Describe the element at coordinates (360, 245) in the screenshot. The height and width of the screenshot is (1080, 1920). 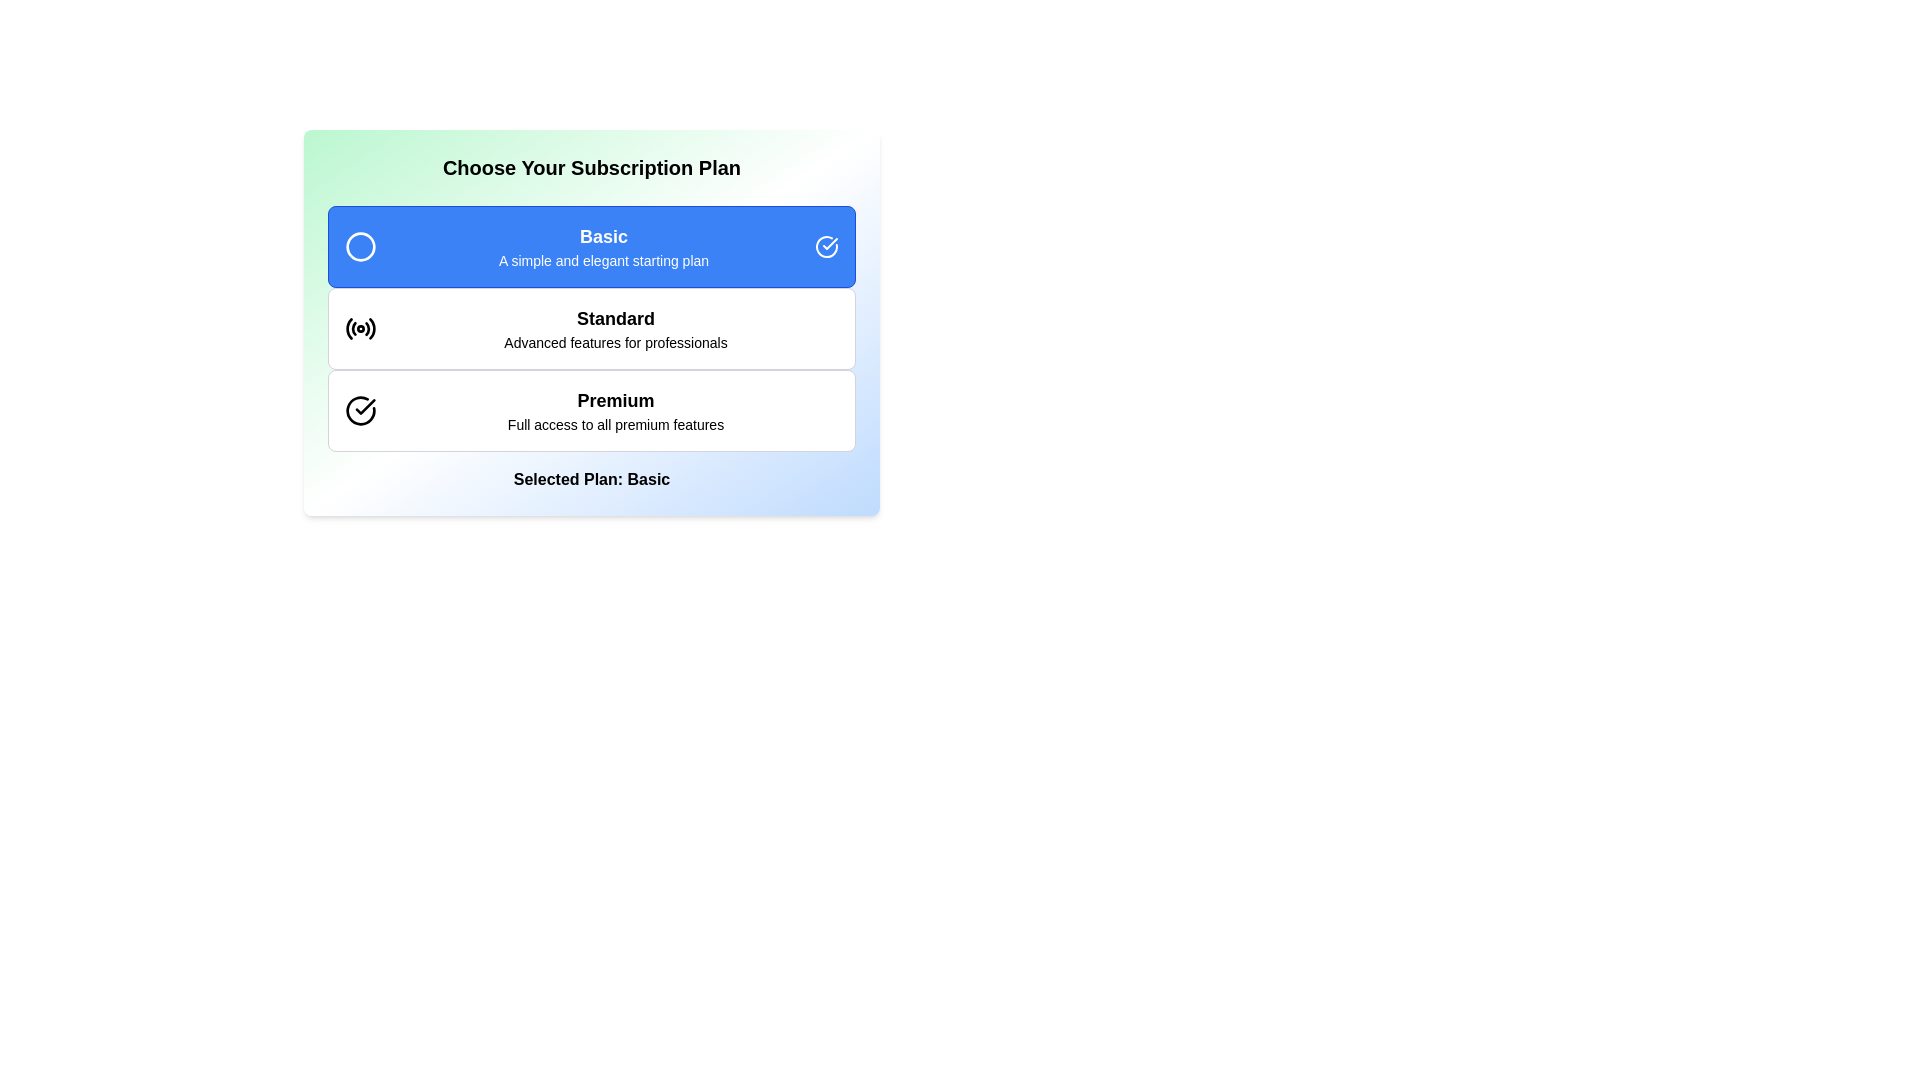
I see `the circular icon that serves as a visual identifier for the 'Basic' subscription plan button, which is positioned at the top of the subscription options list` at that location.